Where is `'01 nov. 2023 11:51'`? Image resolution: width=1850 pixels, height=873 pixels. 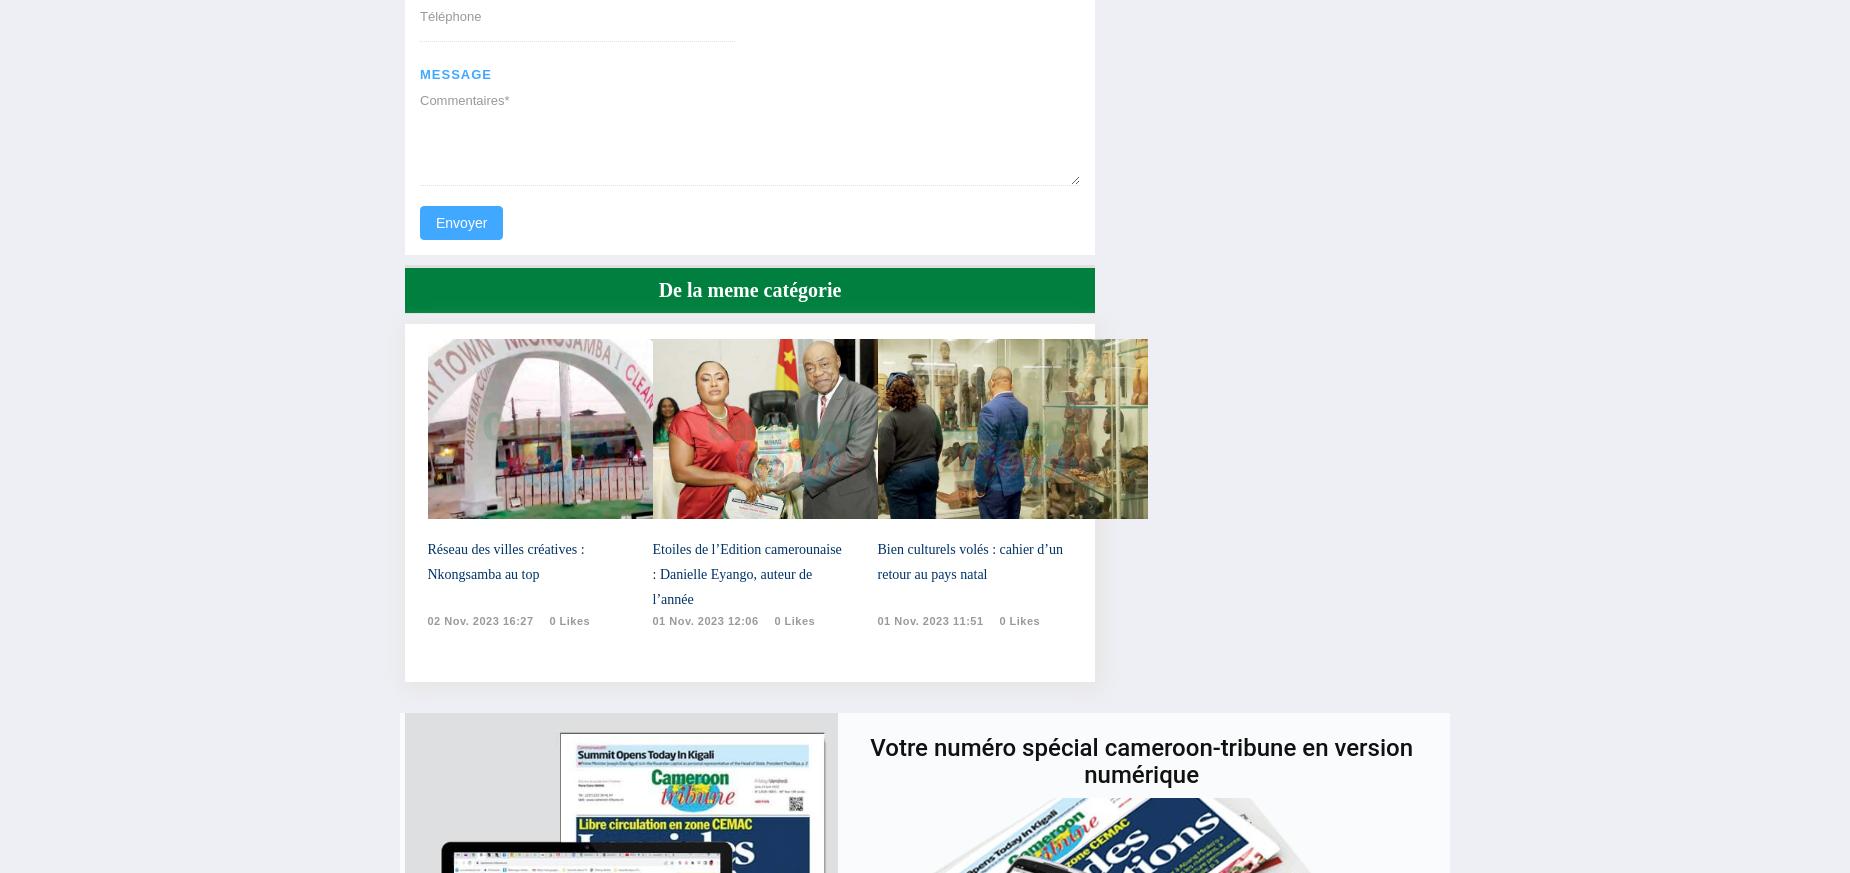 '01 nov. 2023 11:51' is located at coordinates (877, 620).